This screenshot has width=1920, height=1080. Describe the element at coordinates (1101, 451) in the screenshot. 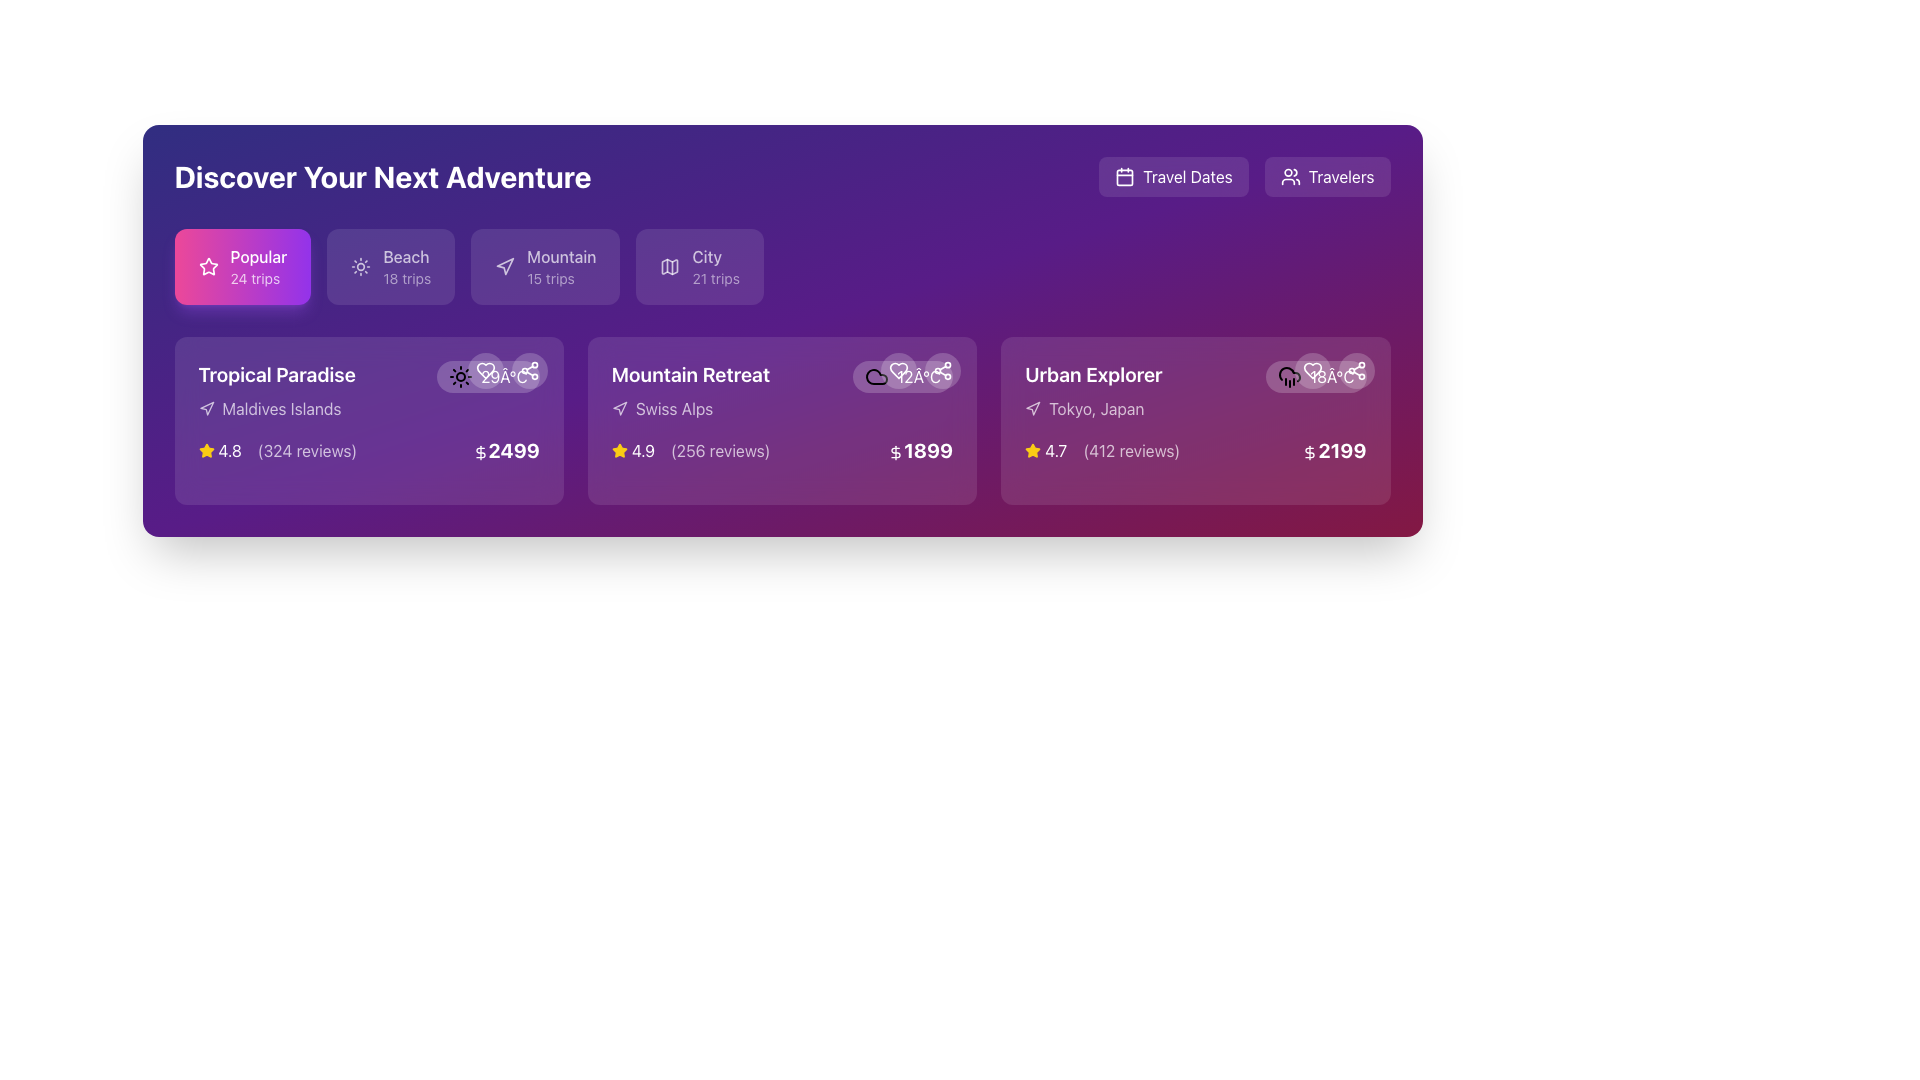

I see `the Rating display located in the bottom section of the third card from the left, just above the price tag on the 'Urban Explorer' card` at that location.